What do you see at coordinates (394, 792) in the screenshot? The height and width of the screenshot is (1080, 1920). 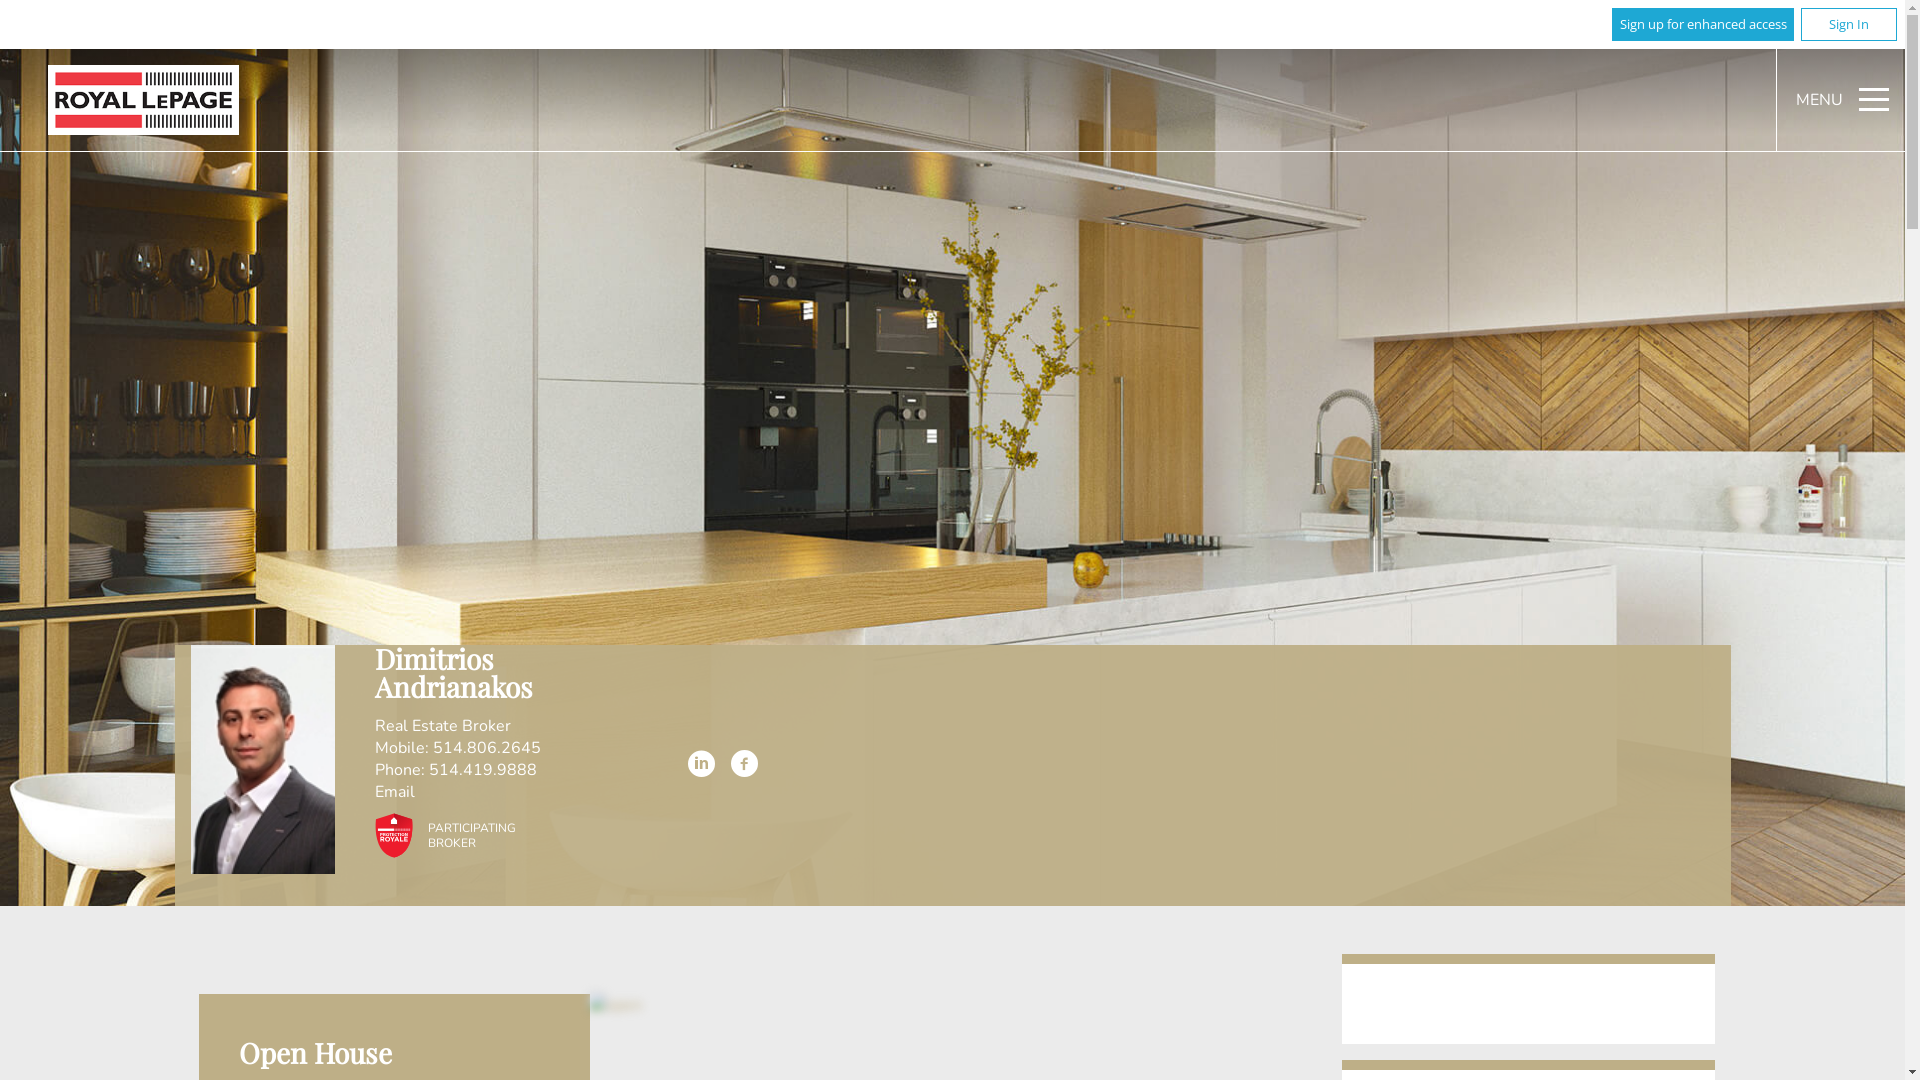 I see `'Email'` at bounding box center [394, 792].